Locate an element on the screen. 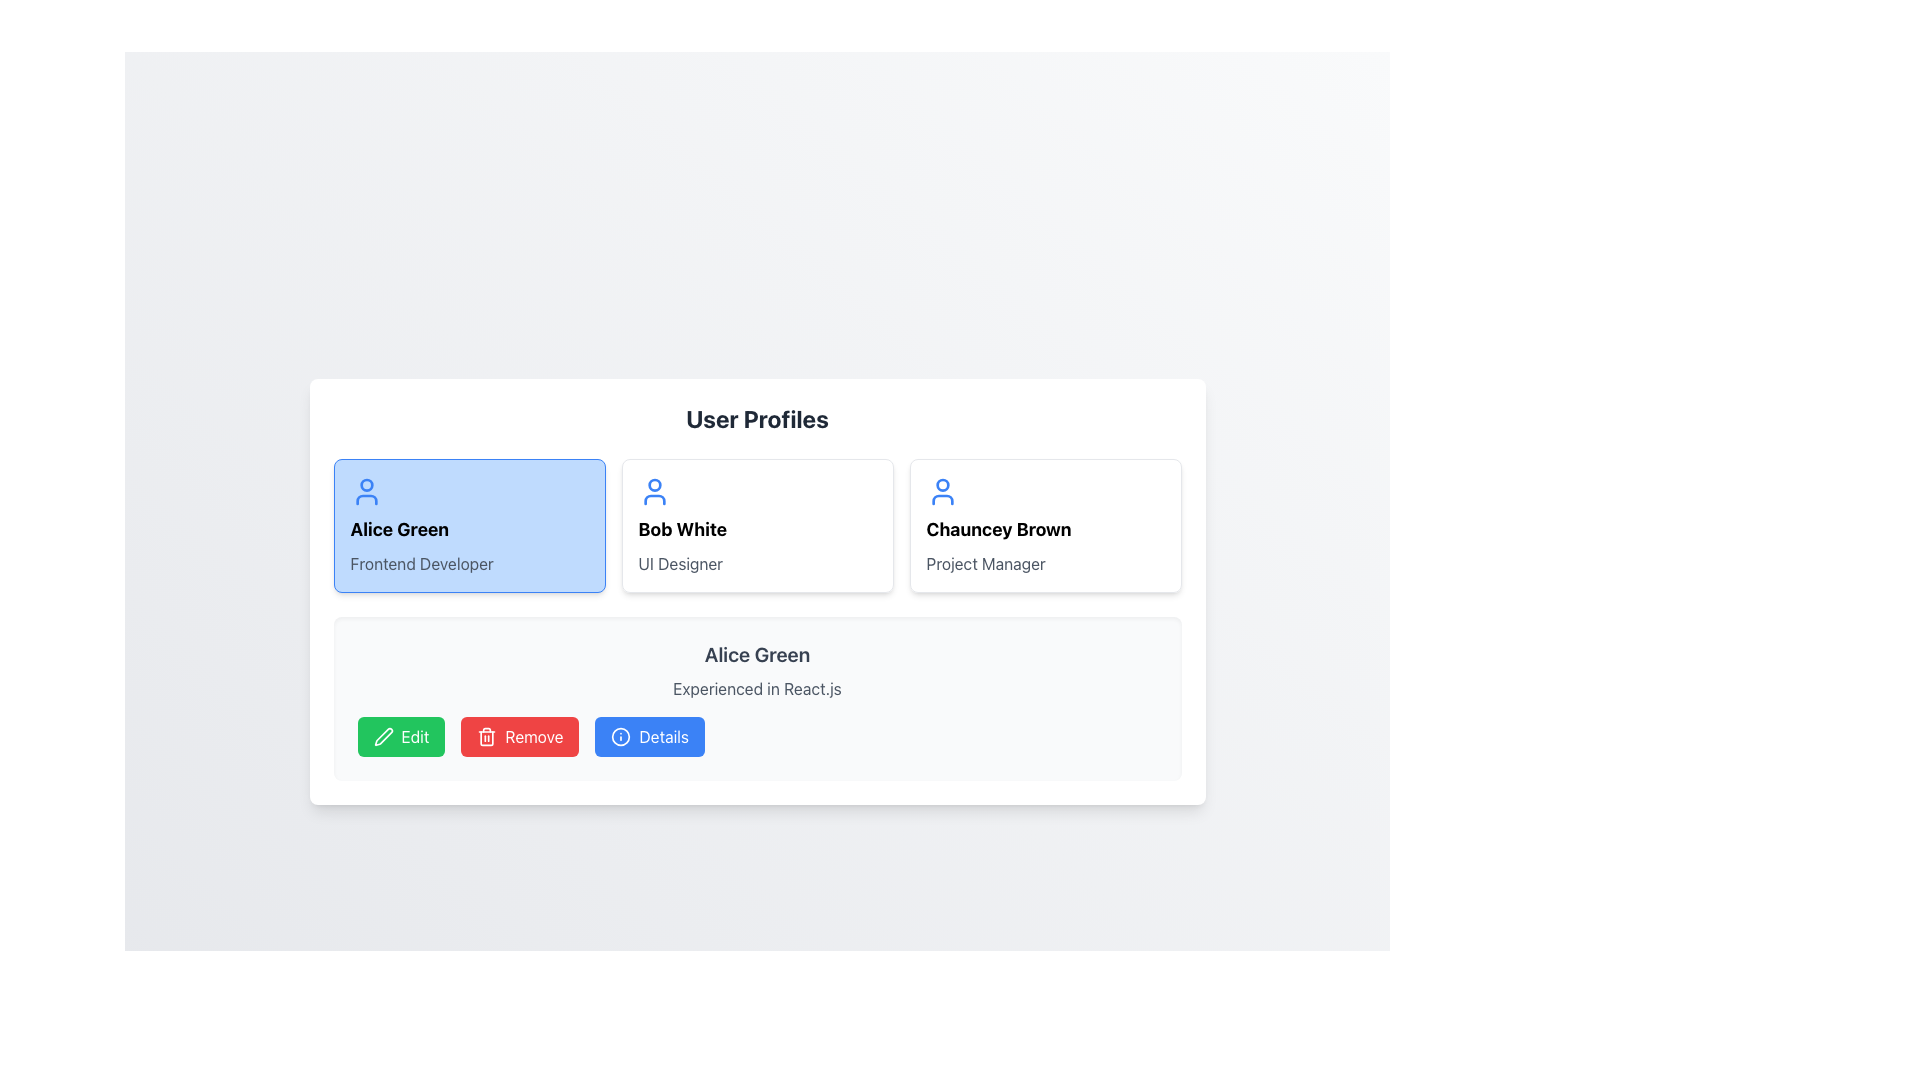  the blue person icon representing 'Bob White' in the second profile card from the left in the 'User Profiles' section, positioned above the text 'Bob White' and 'UI Designer' is located at coordinates (654, 492).